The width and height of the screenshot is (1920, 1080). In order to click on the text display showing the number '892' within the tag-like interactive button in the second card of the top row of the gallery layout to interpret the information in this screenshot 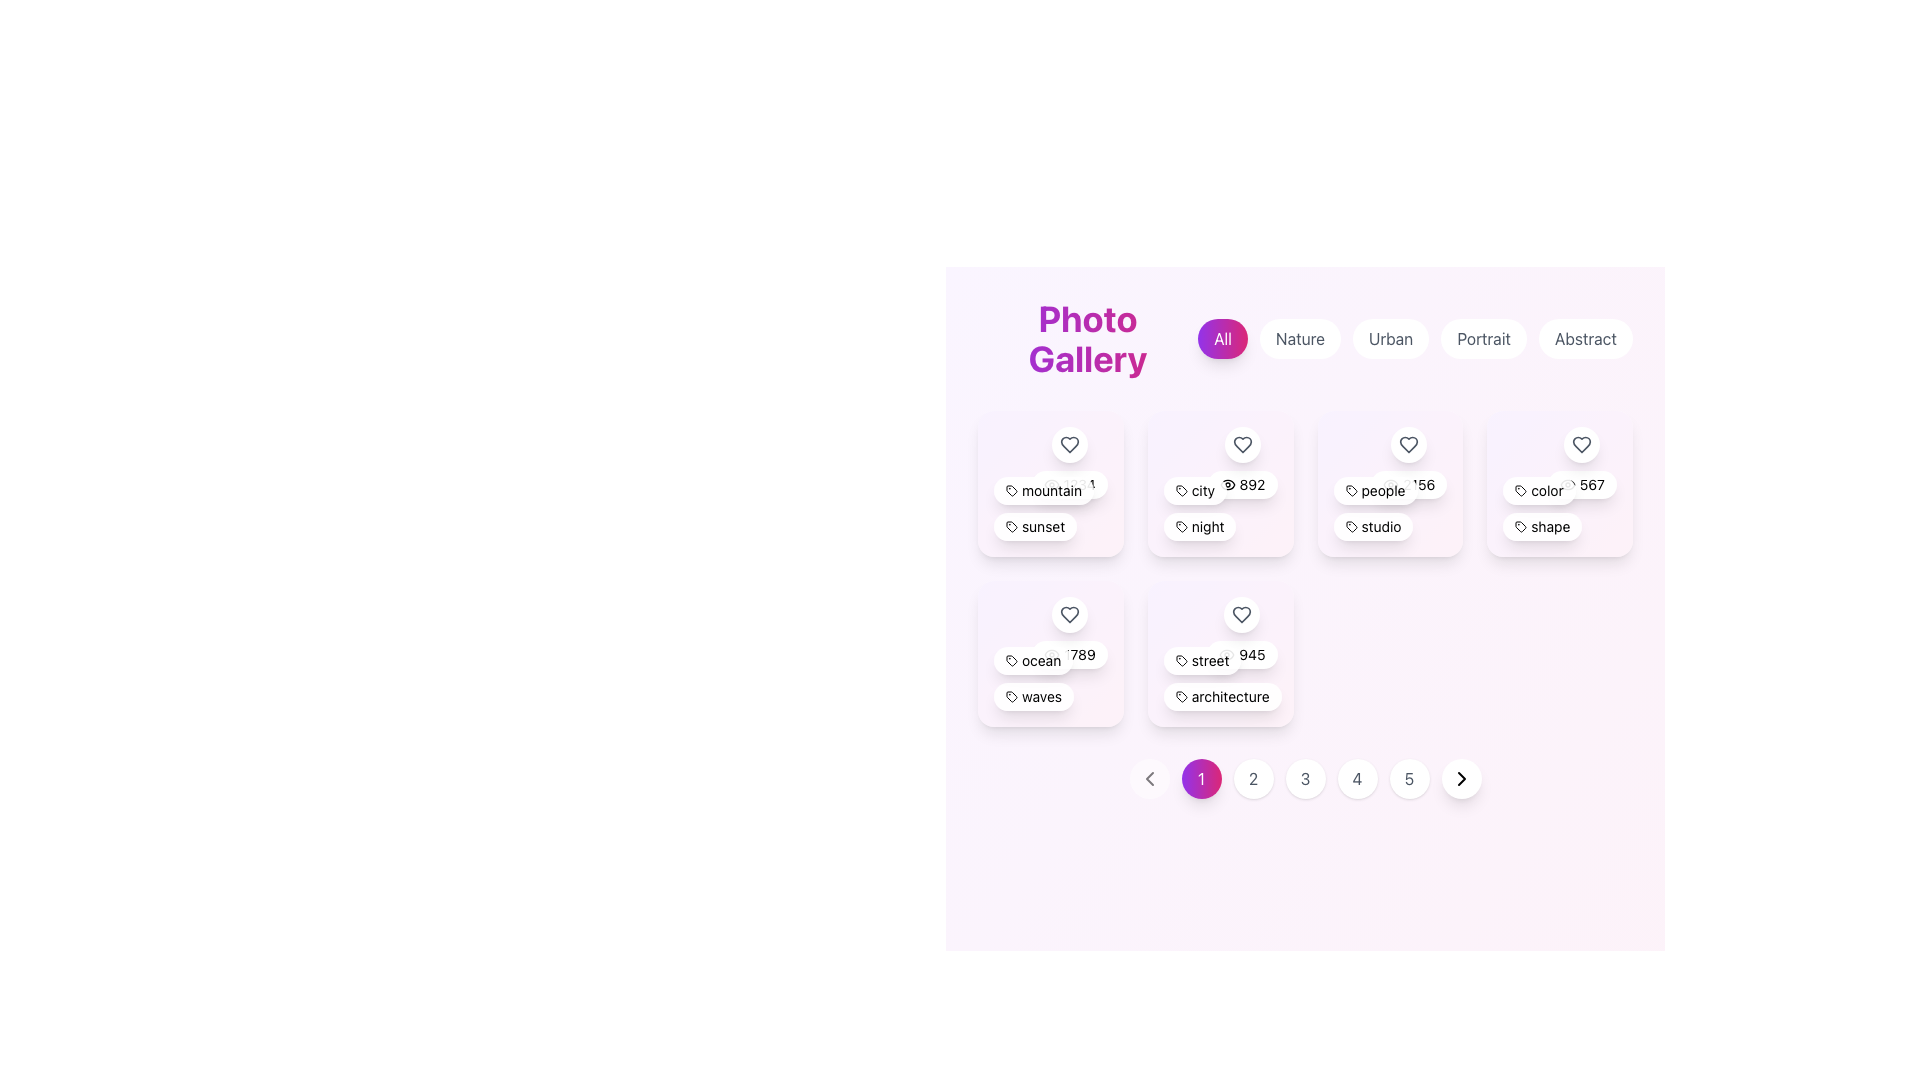, I will do `click(1251, 485)`.